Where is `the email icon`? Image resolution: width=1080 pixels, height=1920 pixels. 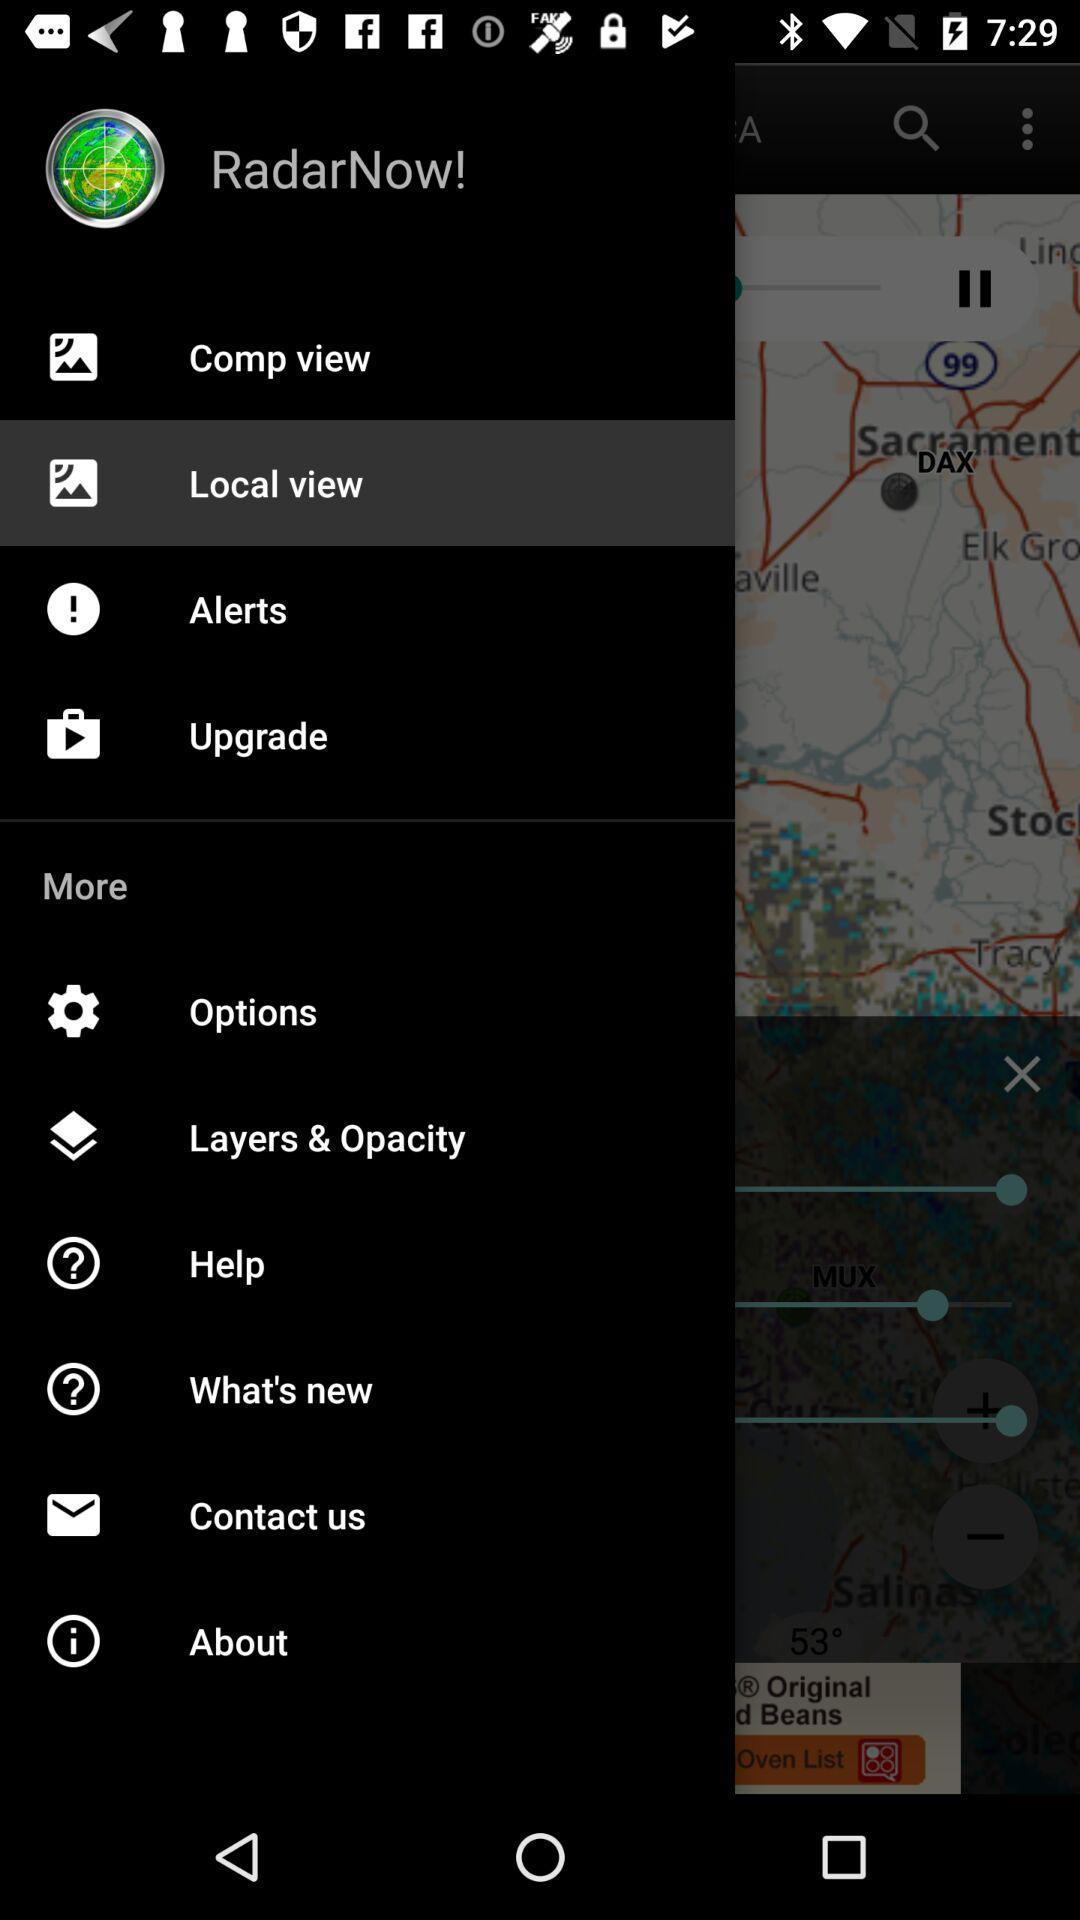 the email icon is located at coordinates (94, 1535).